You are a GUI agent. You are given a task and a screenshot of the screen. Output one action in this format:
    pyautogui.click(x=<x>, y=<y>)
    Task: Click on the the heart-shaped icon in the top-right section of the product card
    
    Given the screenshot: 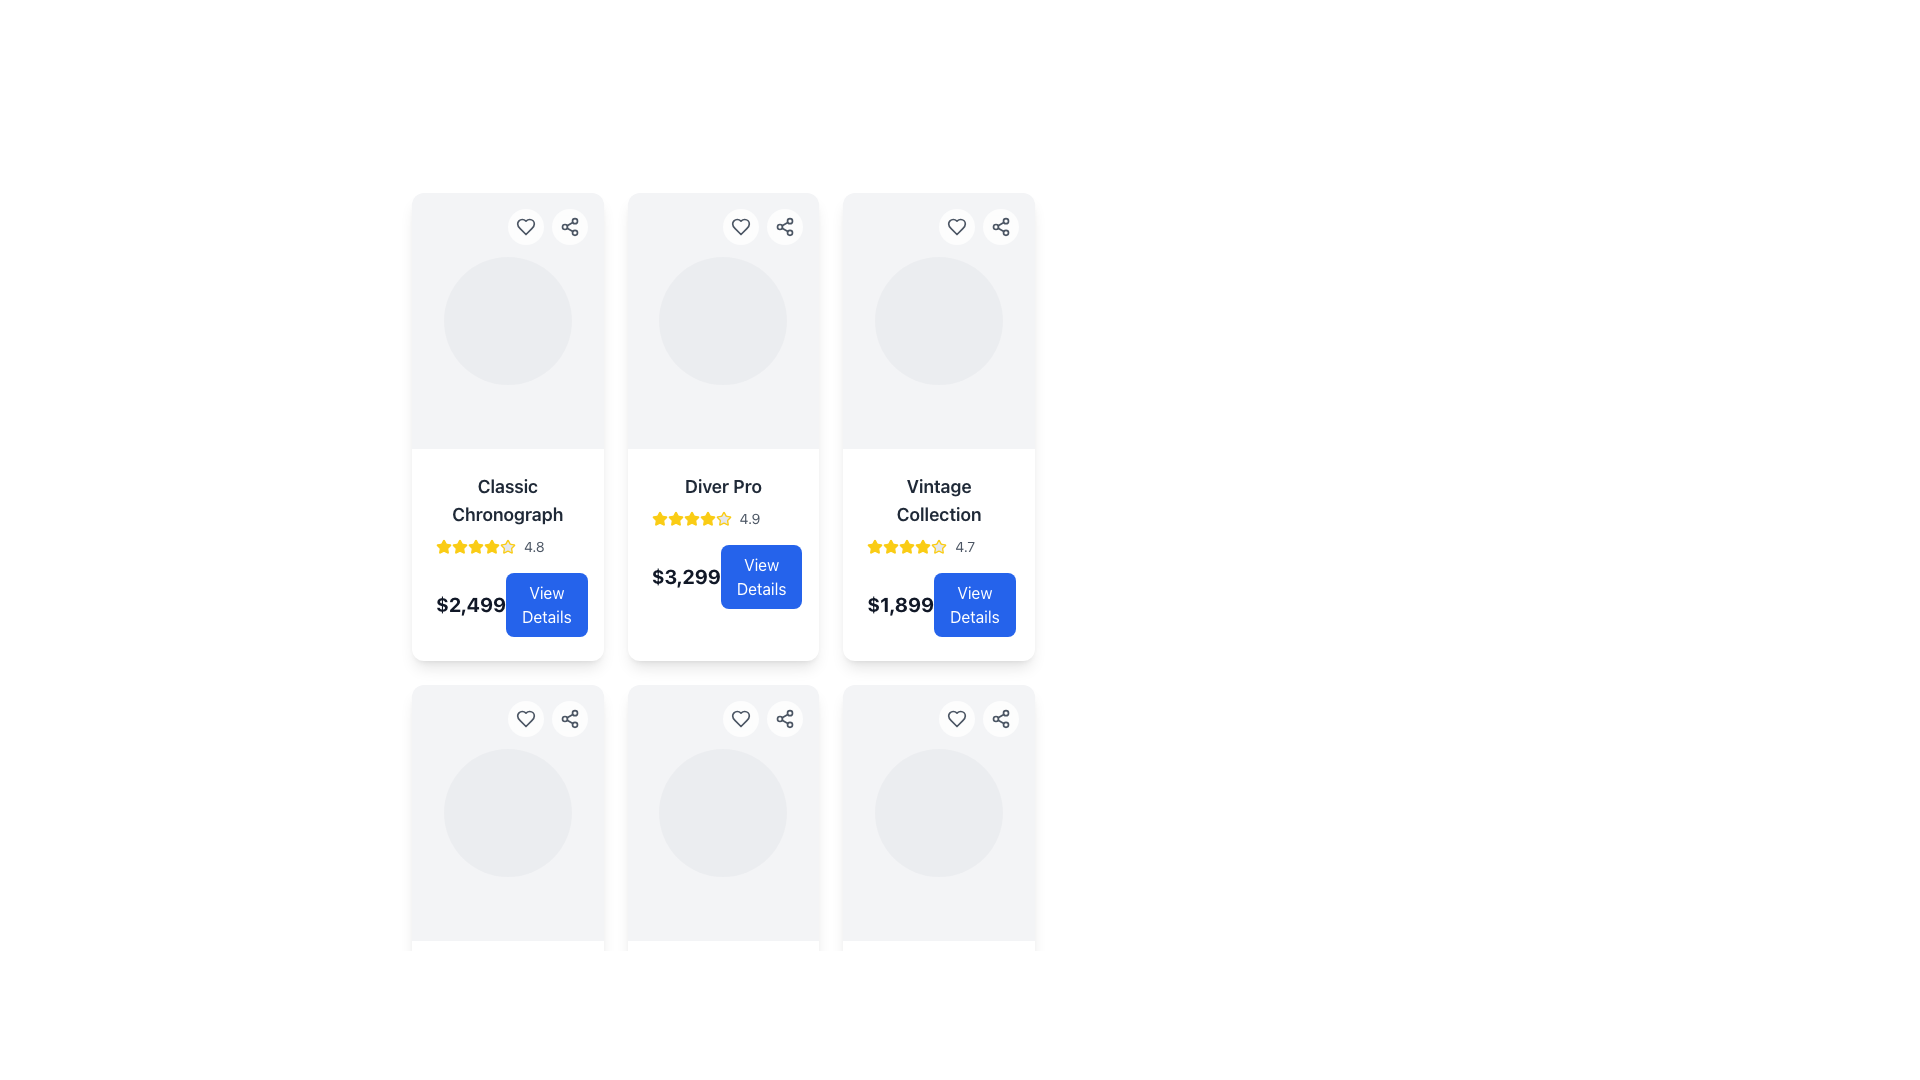 What is the action you would take?
    pyautogui.click(x=955, y=717)
    